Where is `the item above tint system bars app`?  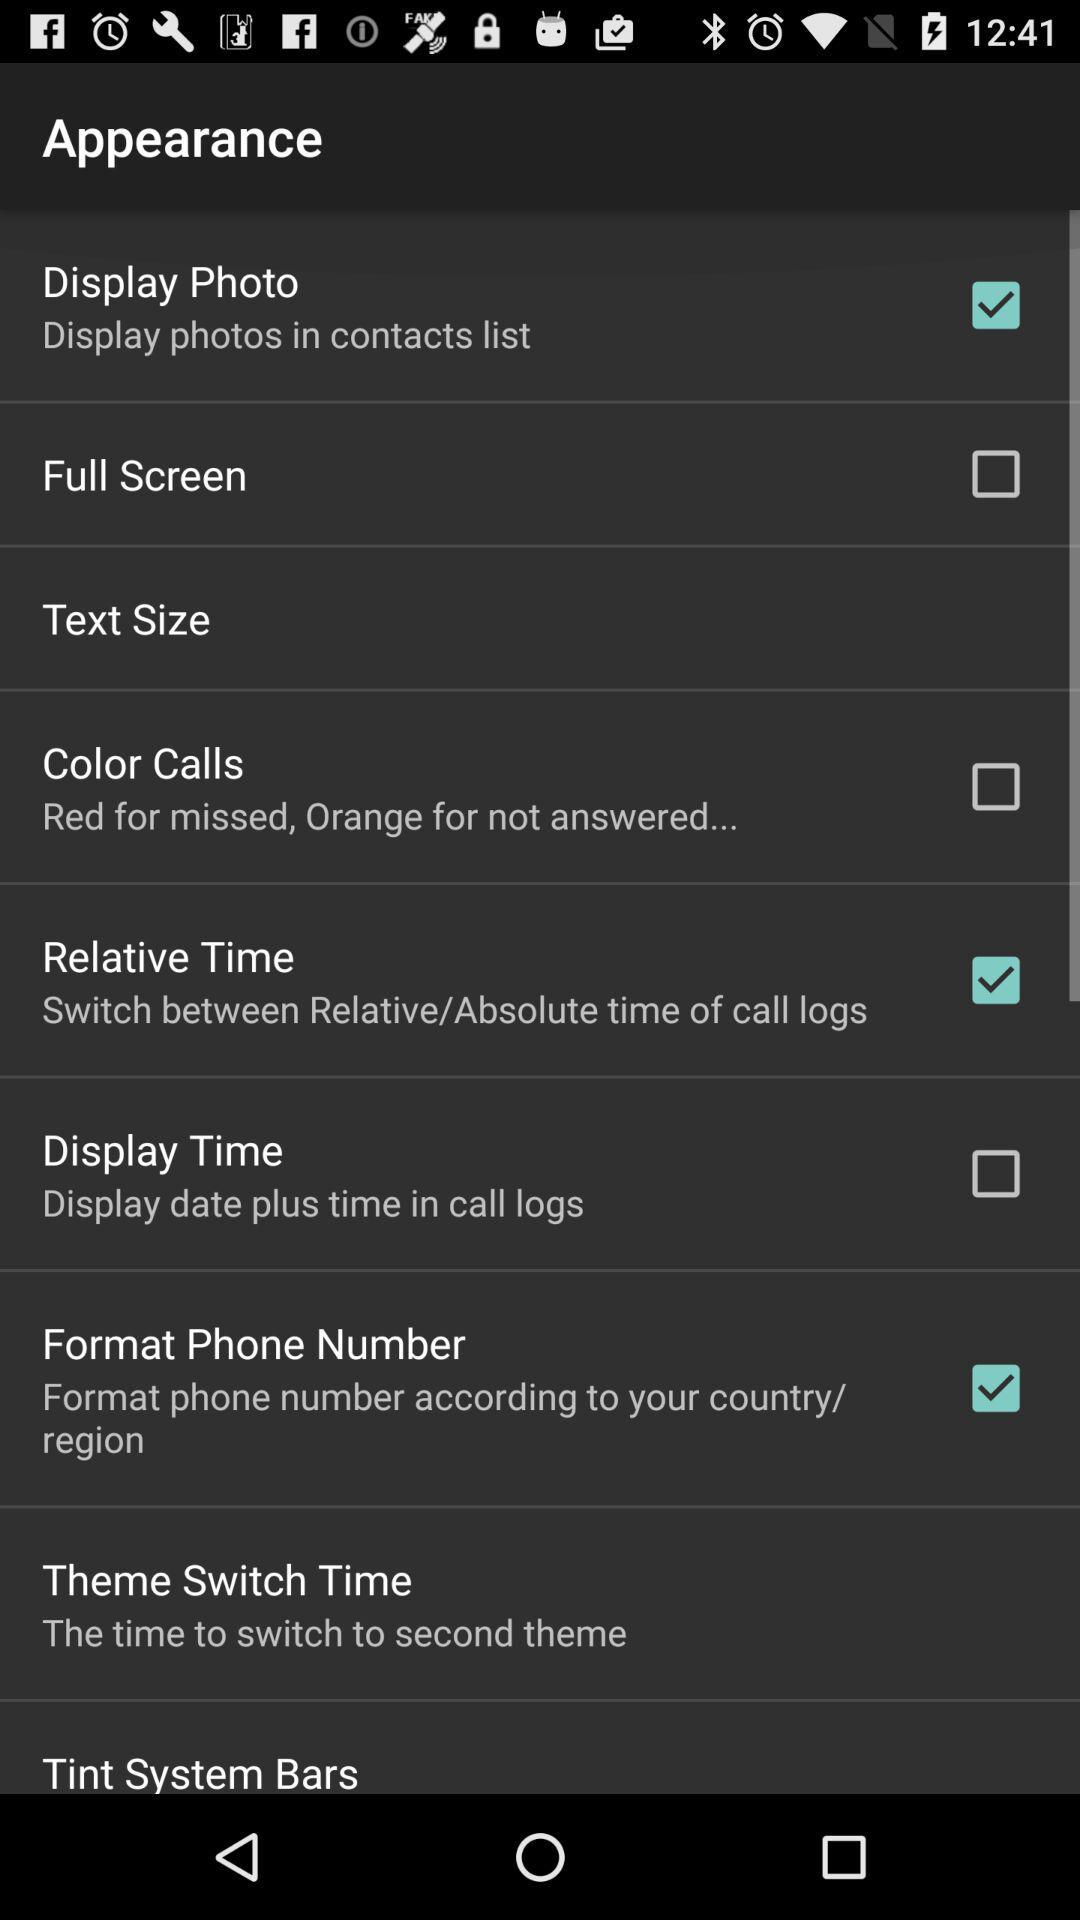
the item above tint system bars app is located at coordinates (333, 1631).